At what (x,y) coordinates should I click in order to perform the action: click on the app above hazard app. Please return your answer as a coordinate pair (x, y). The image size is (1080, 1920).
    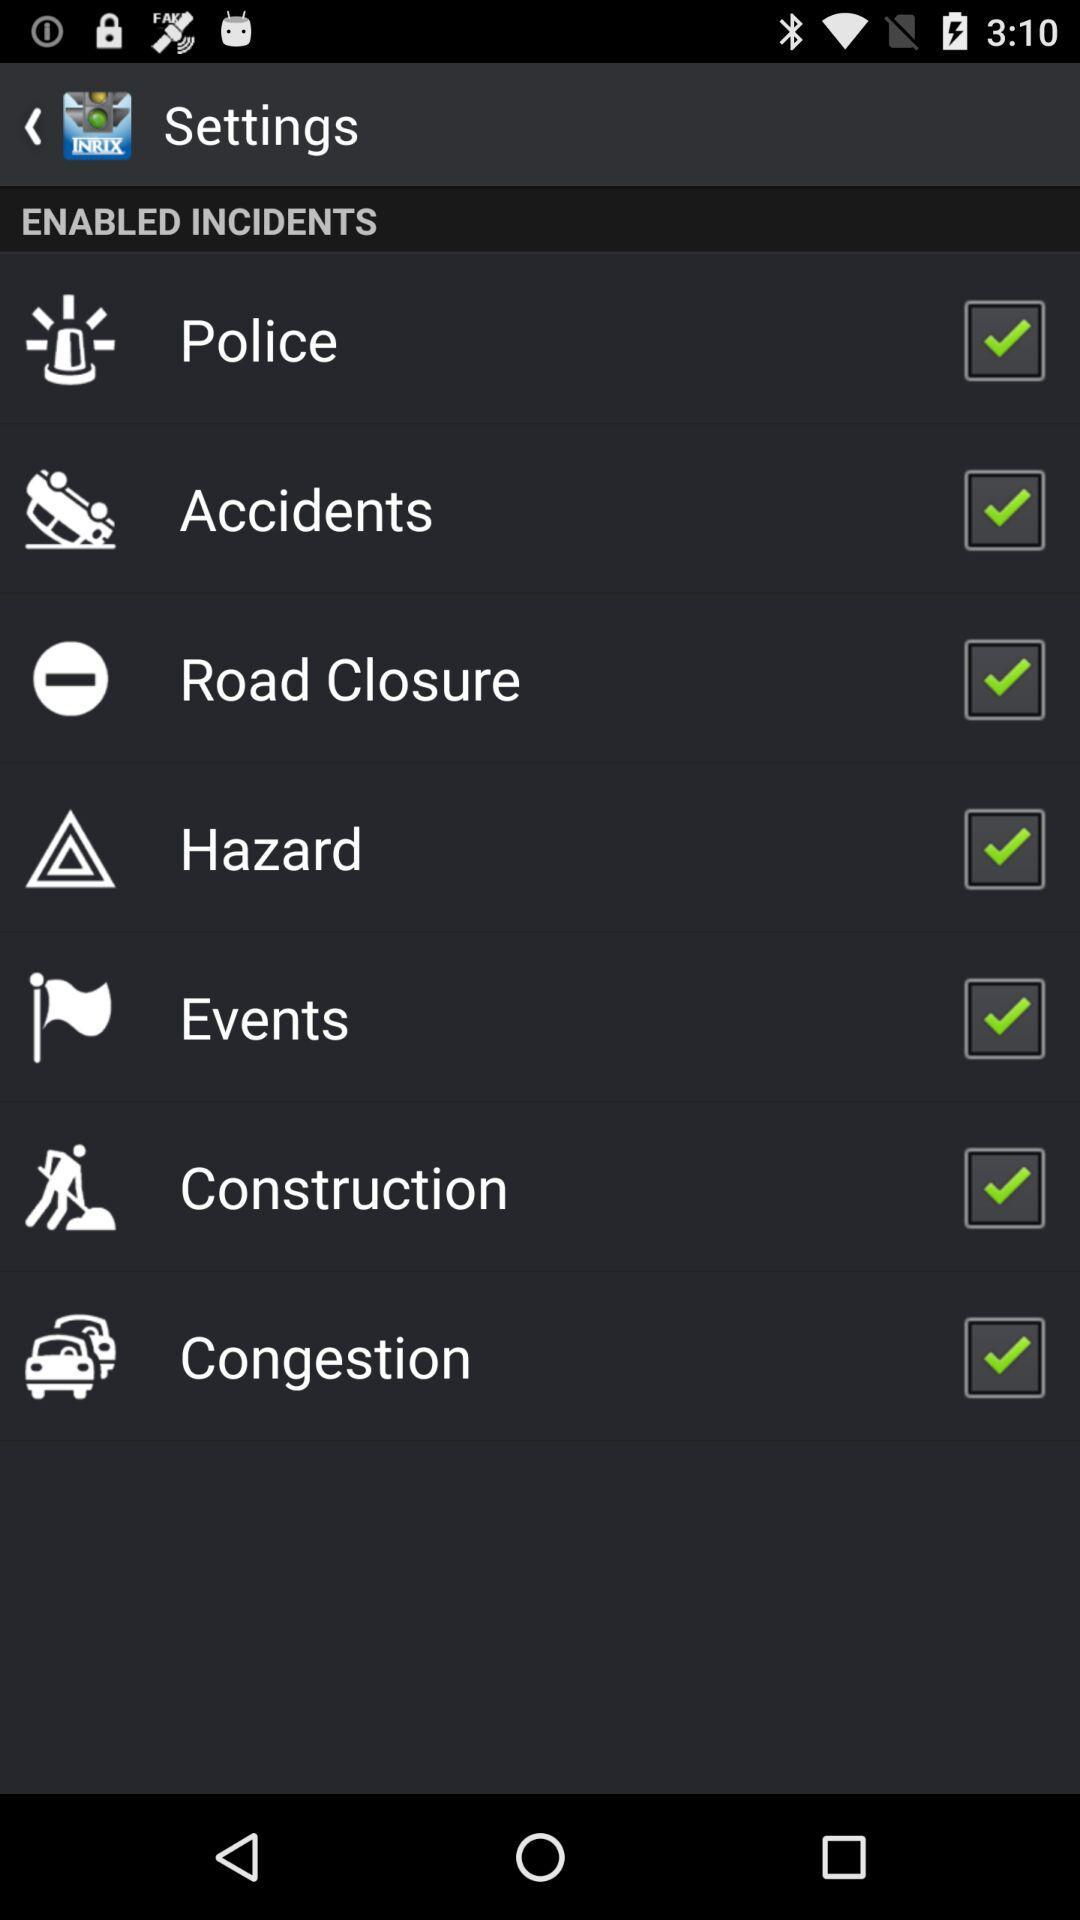
    Looking at the image, I should click on (349, 677).